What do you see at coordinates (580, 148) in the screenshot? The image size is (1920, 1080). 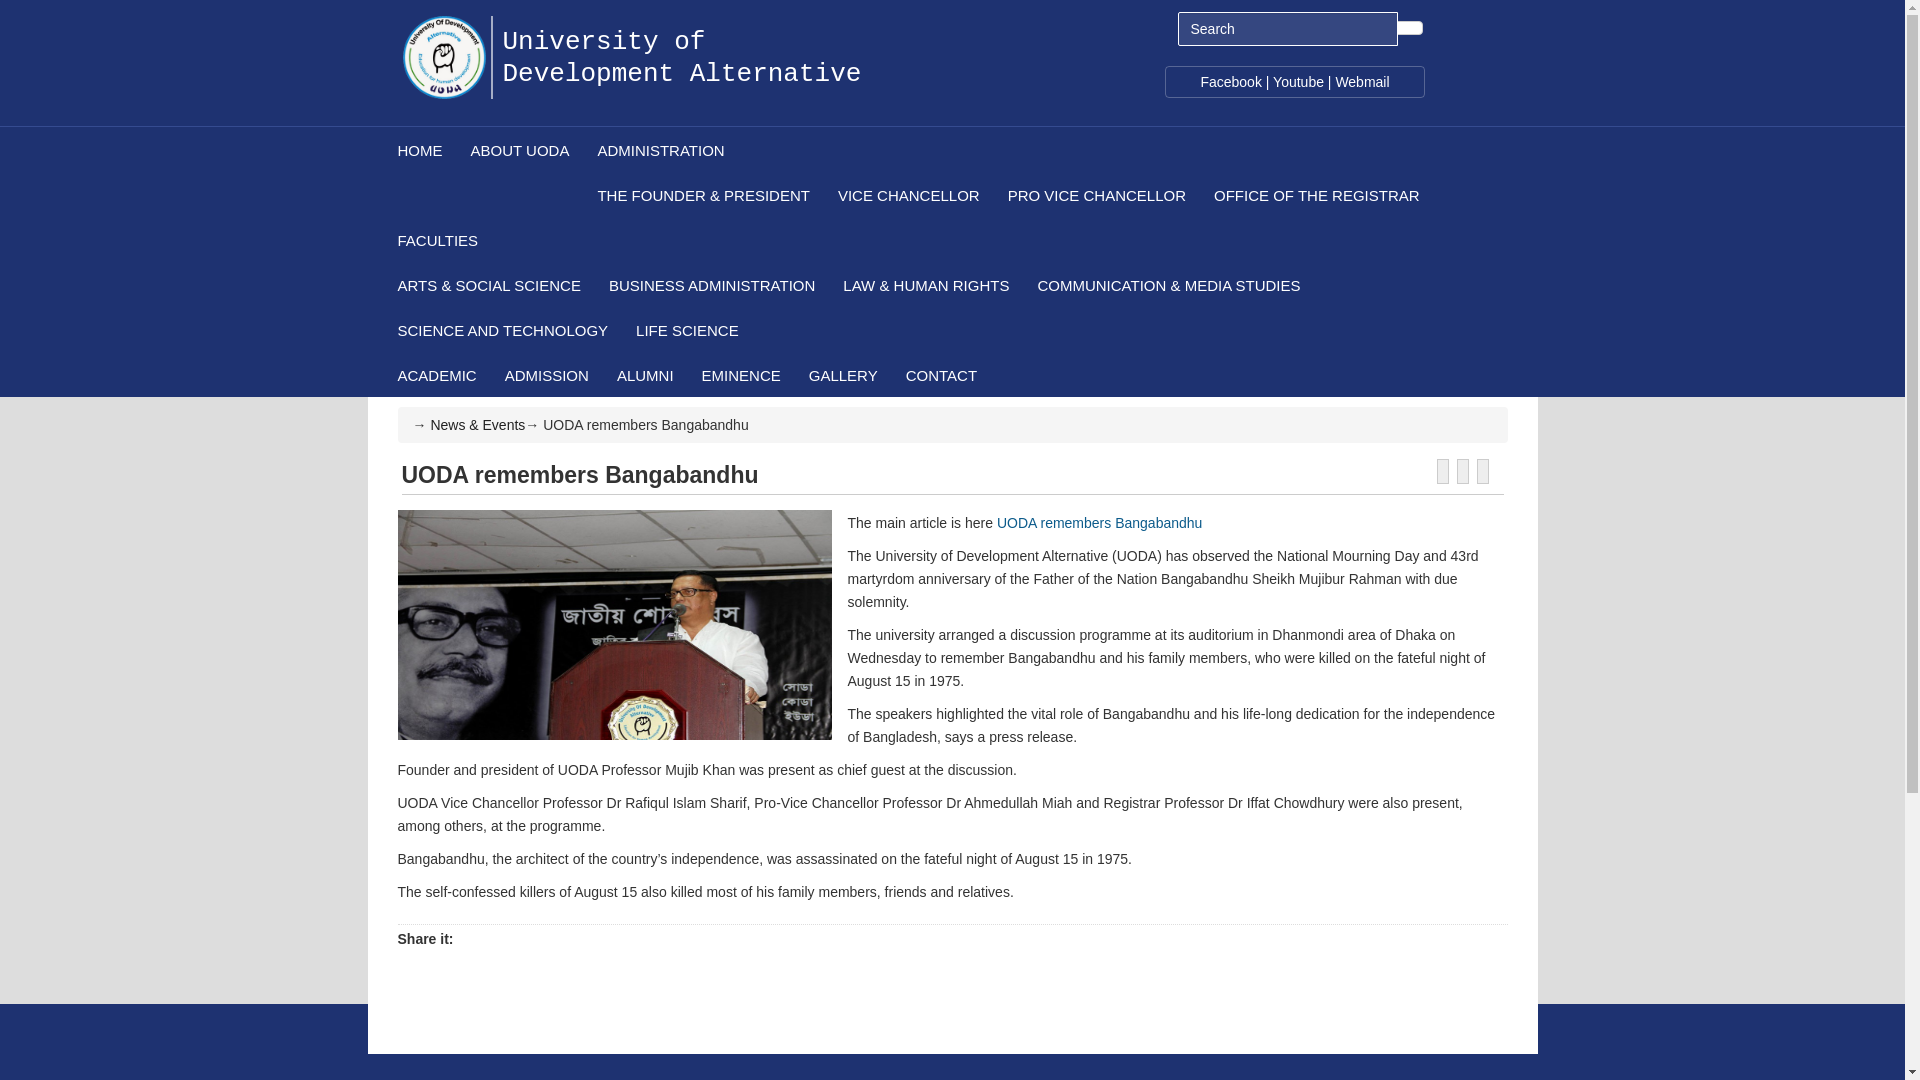 I see `'ADMINISTRATION'` at bounding box center [580, 148].